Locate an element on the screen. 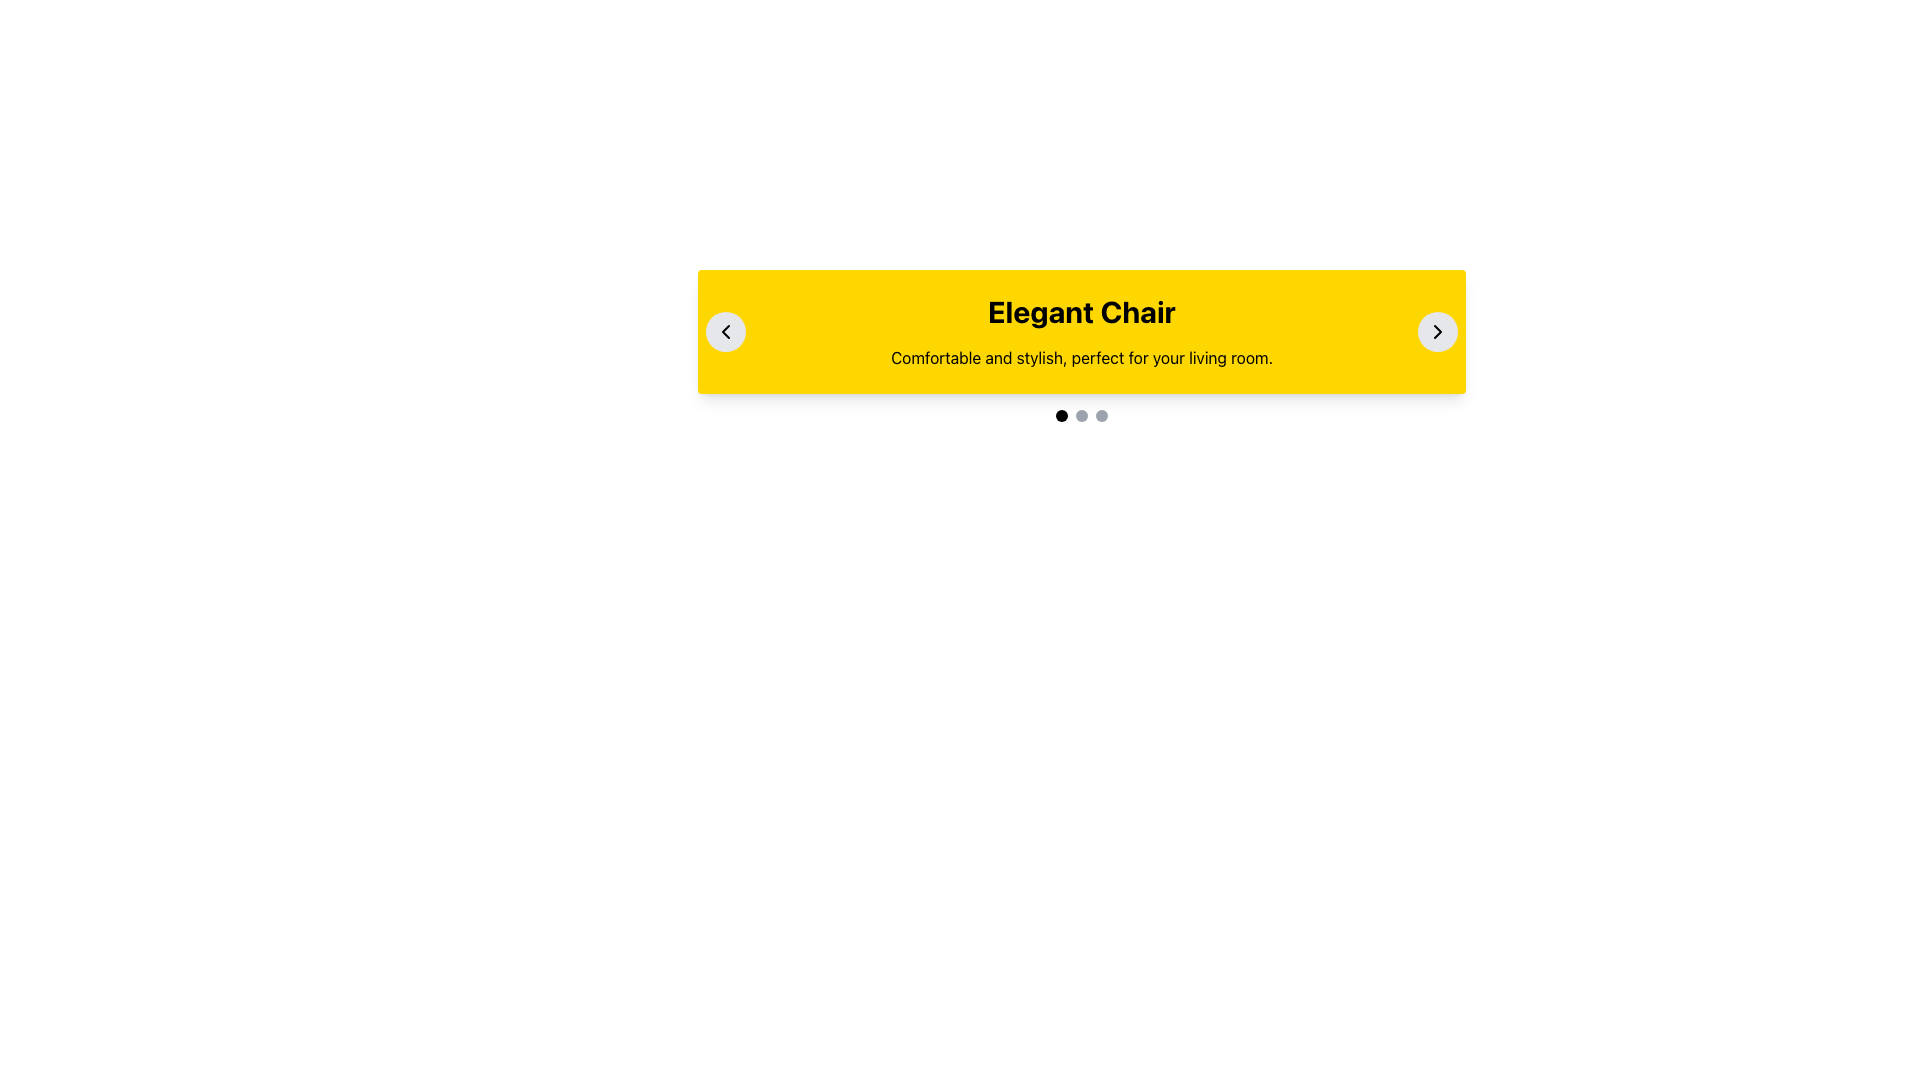 Image resolution: width=1920 pixels, height=1080 pixels. the right navigation button located on the right side of the yellow card displaying 'Elegant Chair' is located at coordinates (1437, 330).